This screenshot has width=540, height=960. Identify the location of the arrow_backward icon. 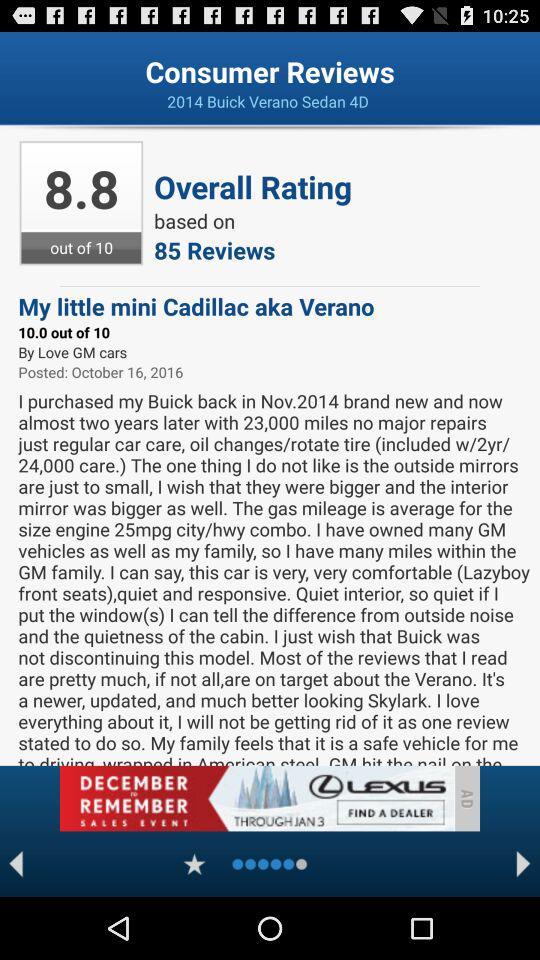
(15, 924).